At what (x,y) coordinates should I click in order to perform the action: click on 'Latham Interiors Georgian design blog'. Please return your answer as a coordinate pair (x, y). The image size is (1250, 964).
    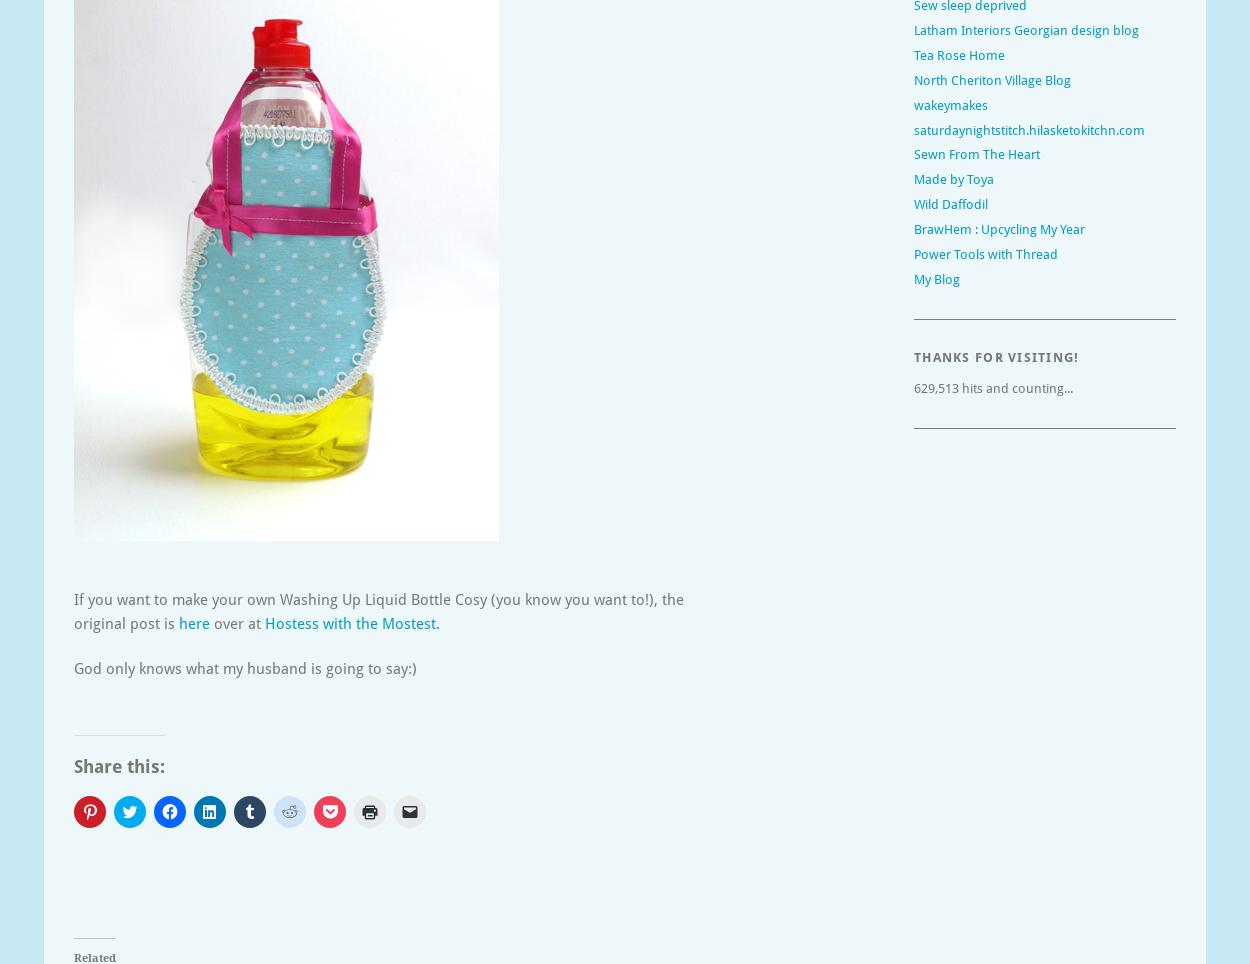
    Looking at the image, I should click on (1026, 28).